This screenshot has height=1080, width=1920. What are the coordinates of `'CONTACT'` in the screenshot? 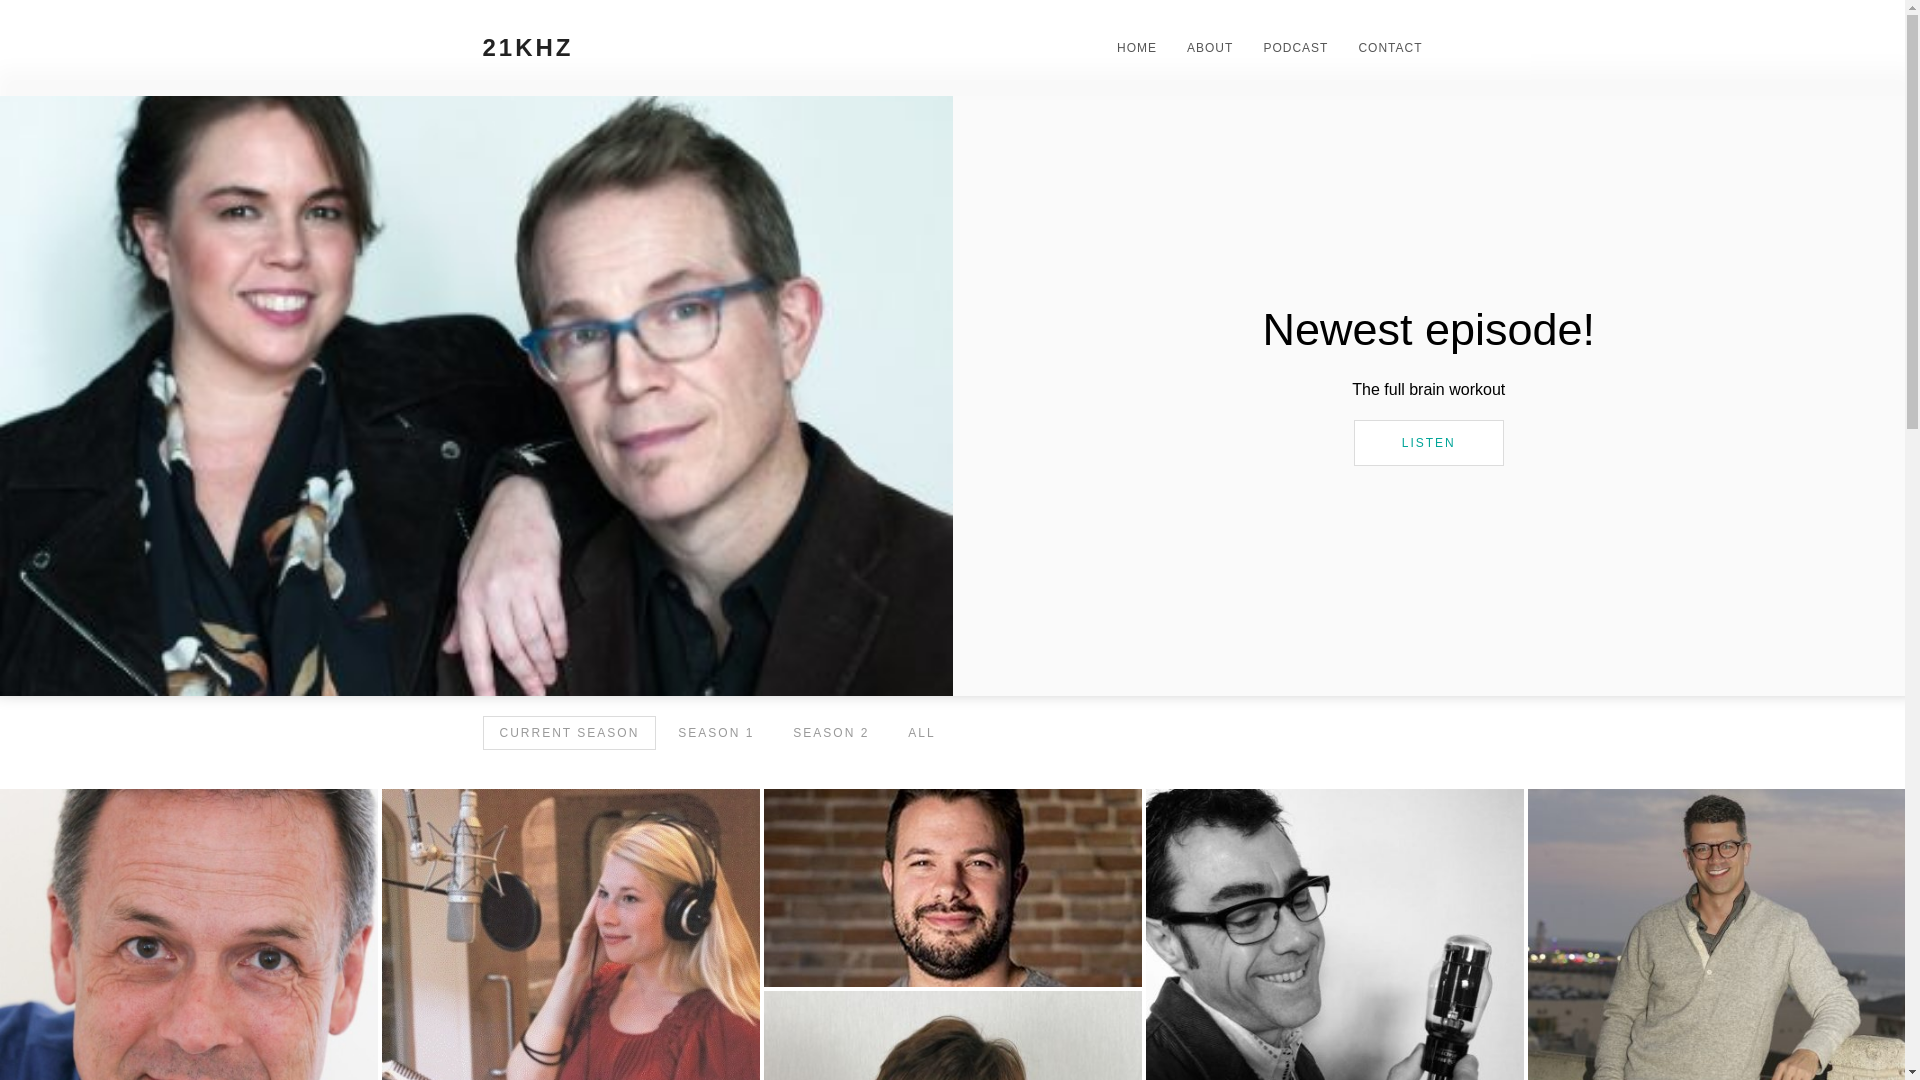 It's located at (1381, 46).